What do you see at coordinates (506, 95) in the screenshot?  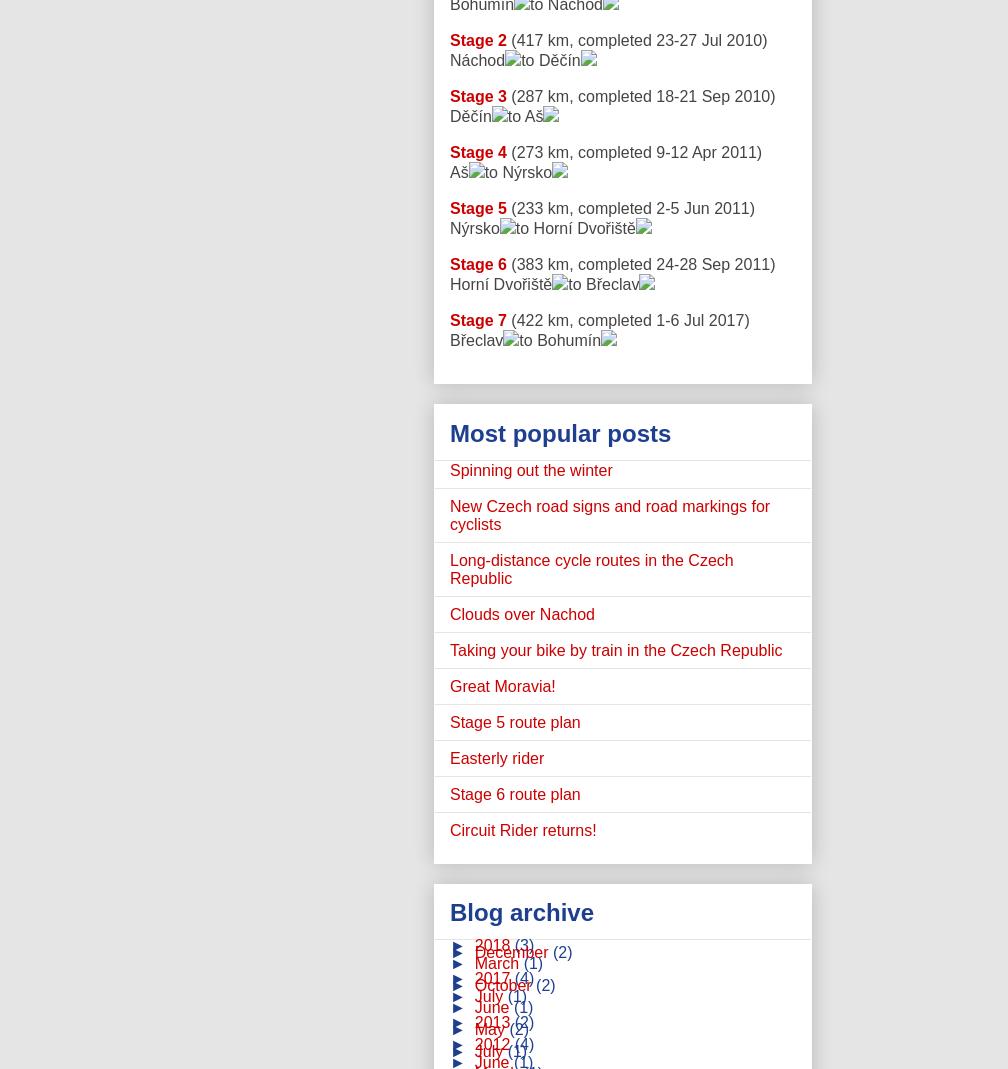 I see `'(287 km, completed 18-21 Sep 2010)'` at bounding box center [506, 95].